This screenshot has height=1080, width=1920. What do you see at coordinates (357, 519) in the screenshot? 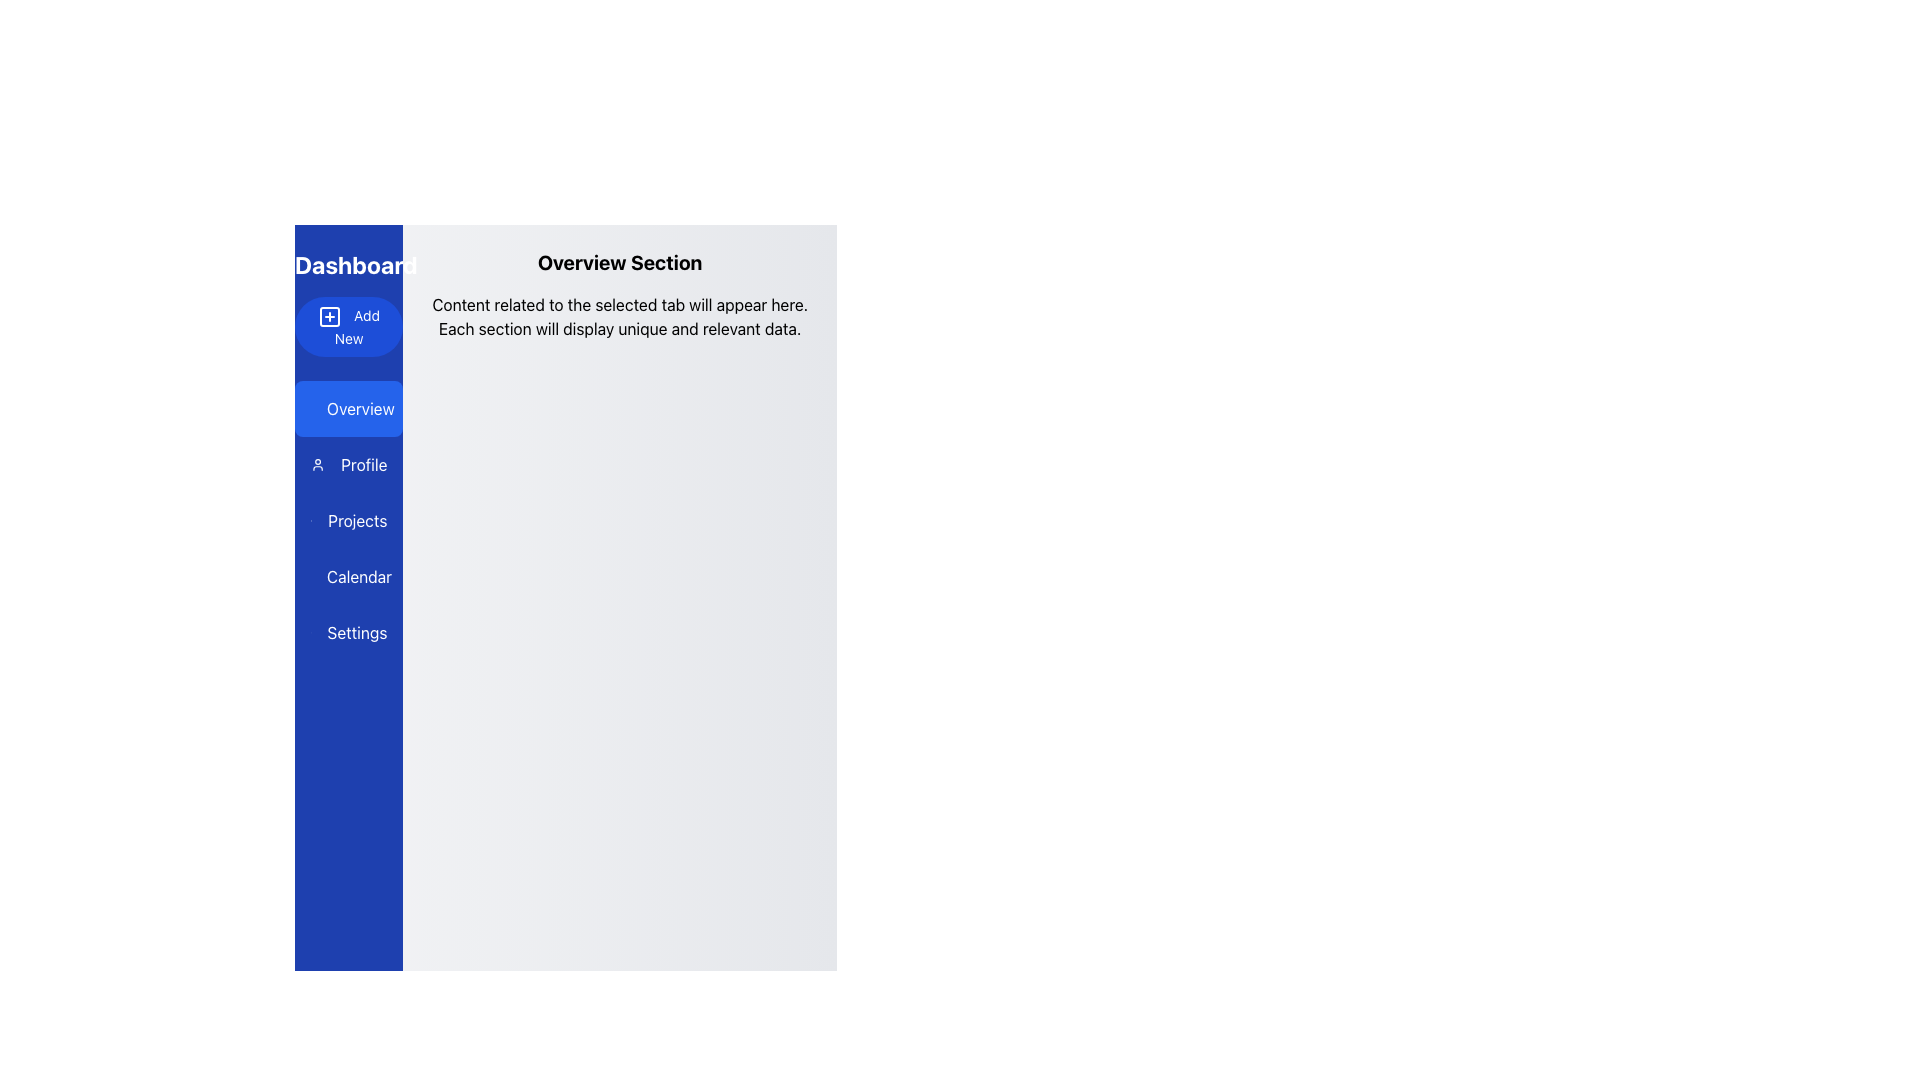
I see `the 'Projects' text label, which is a white label on a bold blue background in the vertical navigation menu` at bounding box center [357, 519].